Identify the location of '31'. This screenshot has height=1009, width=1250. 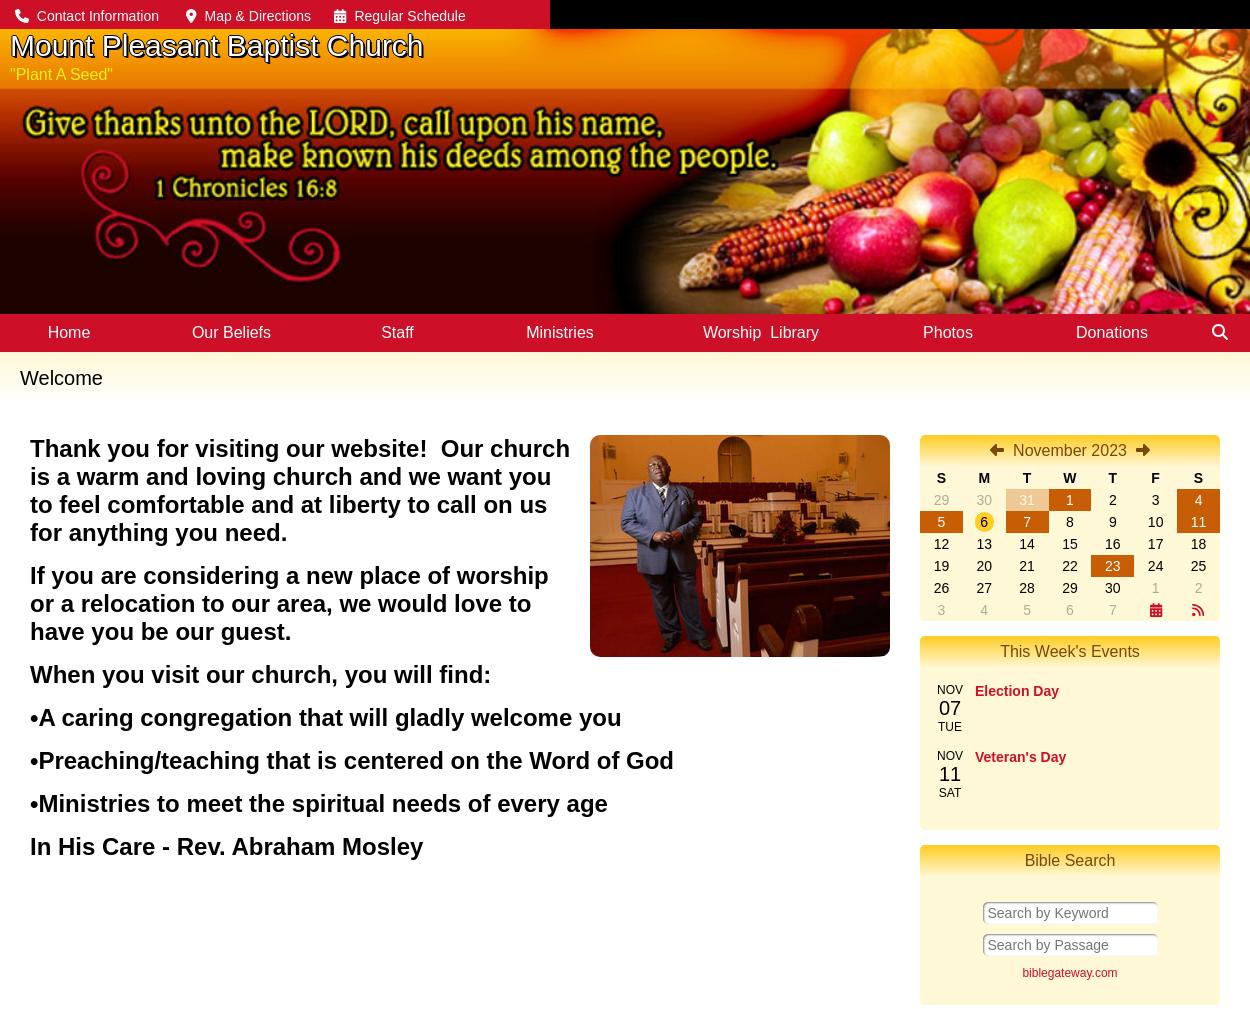
(1019, 498).